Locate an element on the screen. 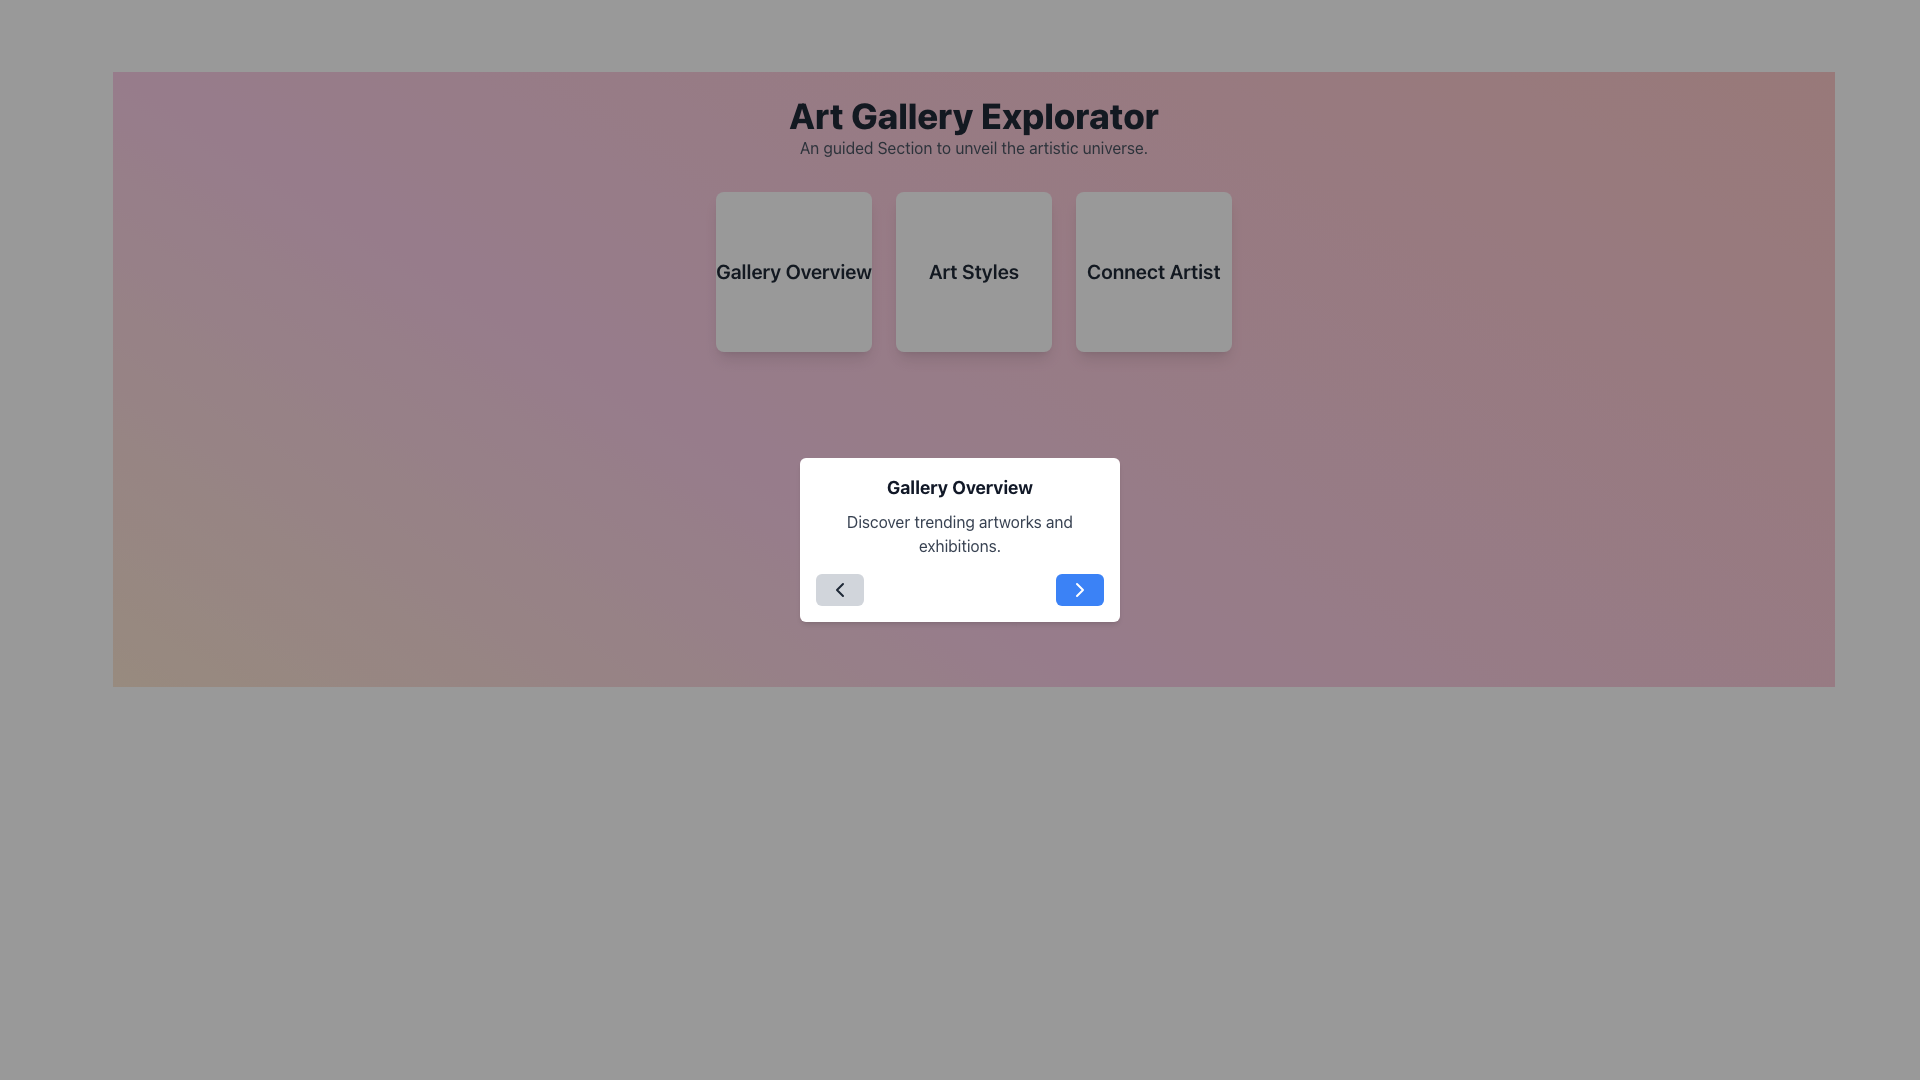 This screenshot has height=1080, width=1920. the navigation arrow icon located on the rightmost side of the pop-up content section to trigger the tooltip or highlight effect is located at coordinates (1079, 589).